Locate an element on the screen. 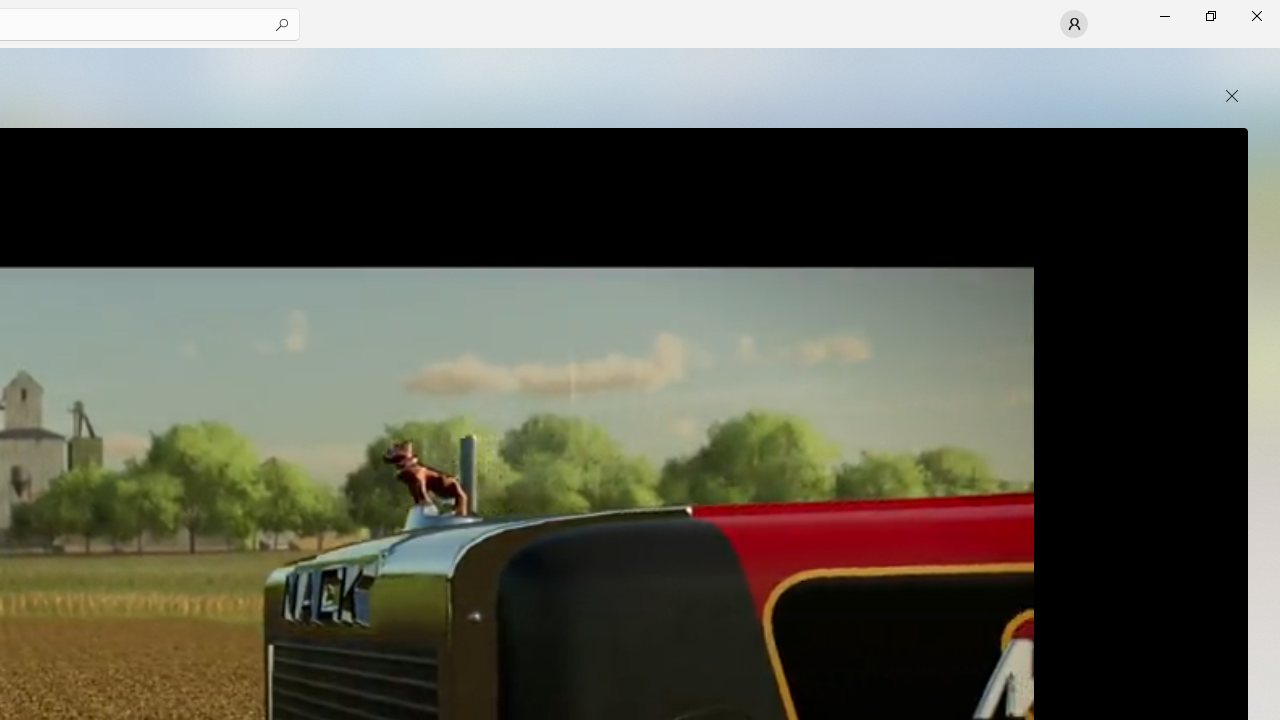 This screenshot has height=720, width=1280. 'Restore Microsoft Store' is located at coordinates (1209, 15).